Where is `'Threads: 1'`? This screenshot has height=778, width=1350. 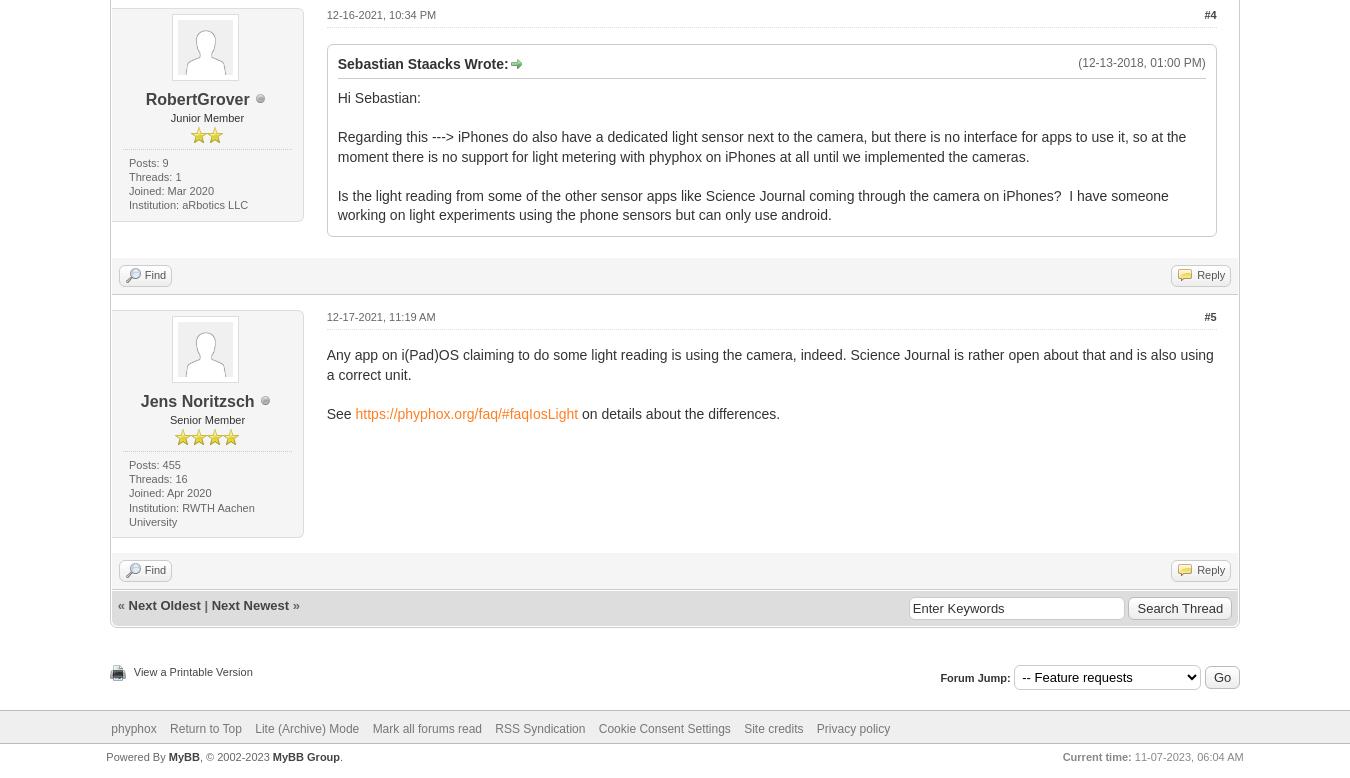
'Threads: 1' is located at coordinates (129, 175).